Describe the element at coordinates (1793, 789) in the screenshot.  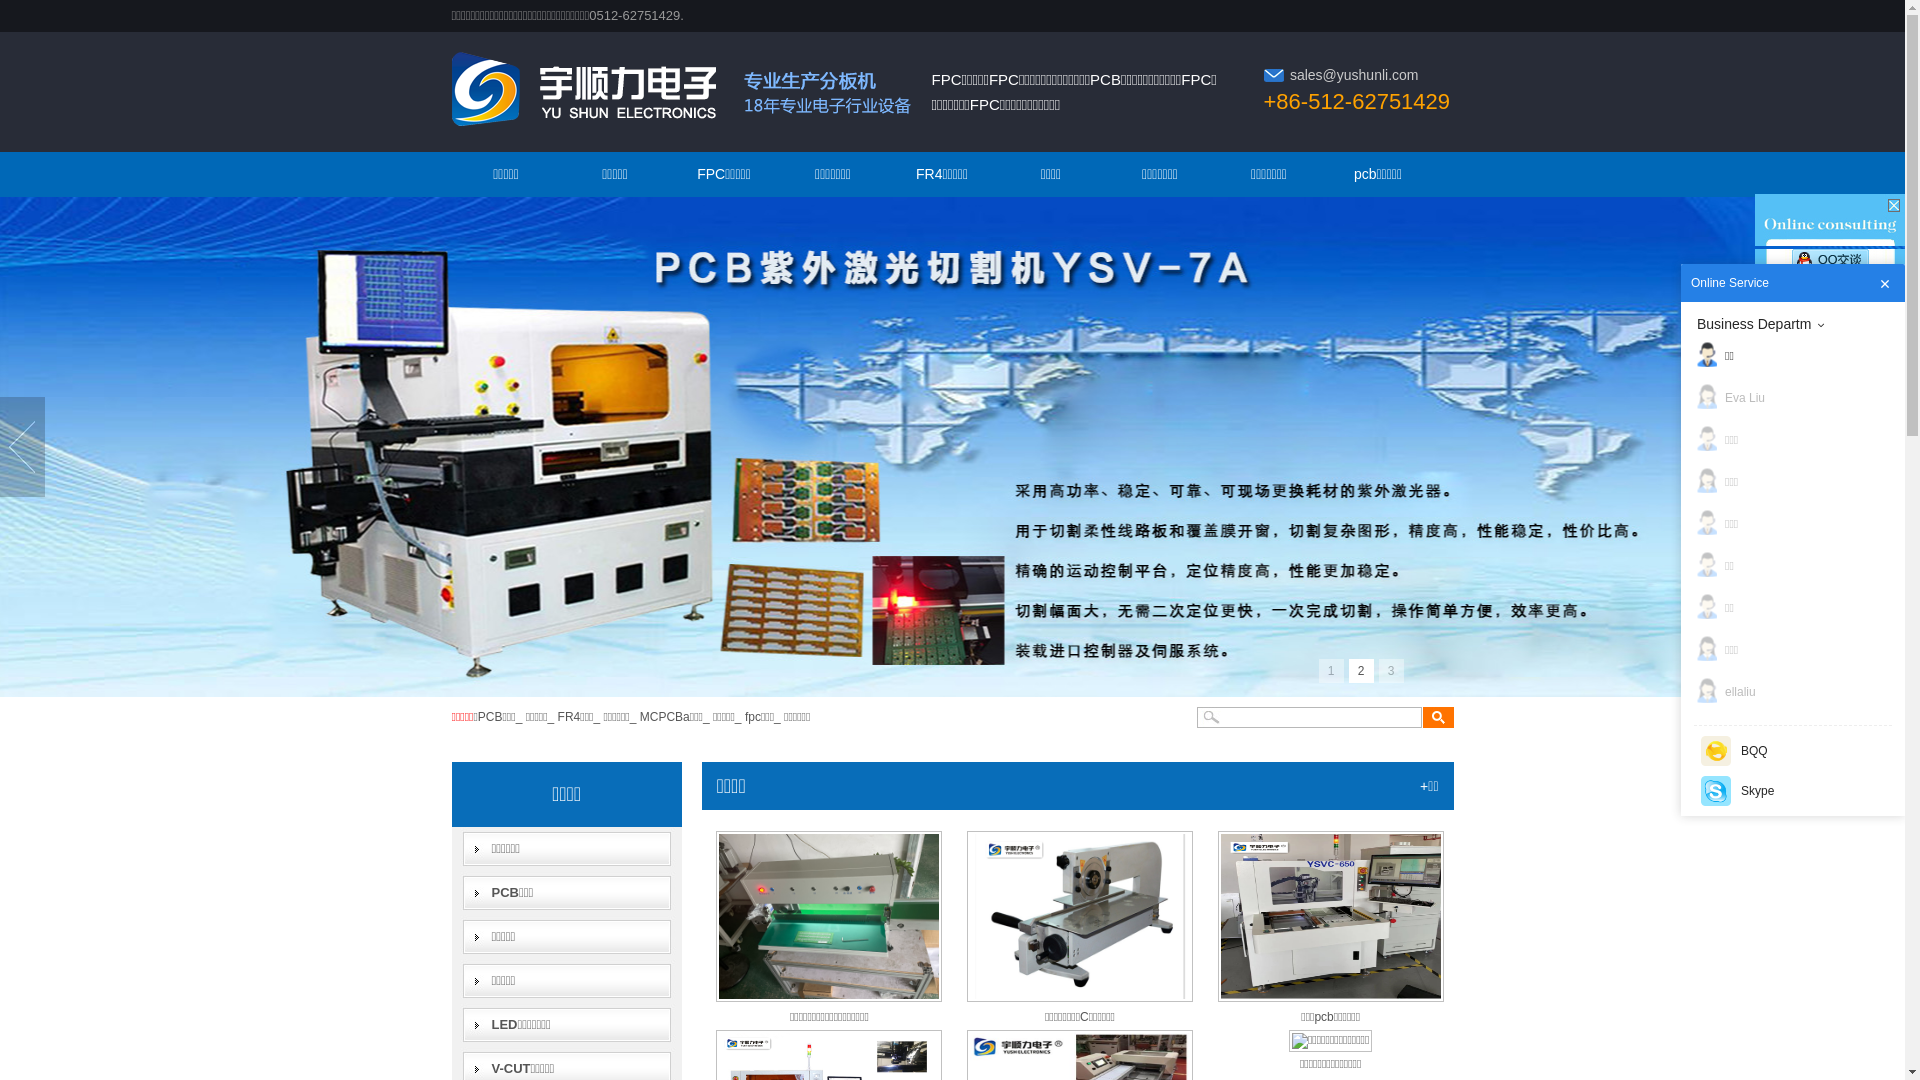
I see `'Skype'` at that location.